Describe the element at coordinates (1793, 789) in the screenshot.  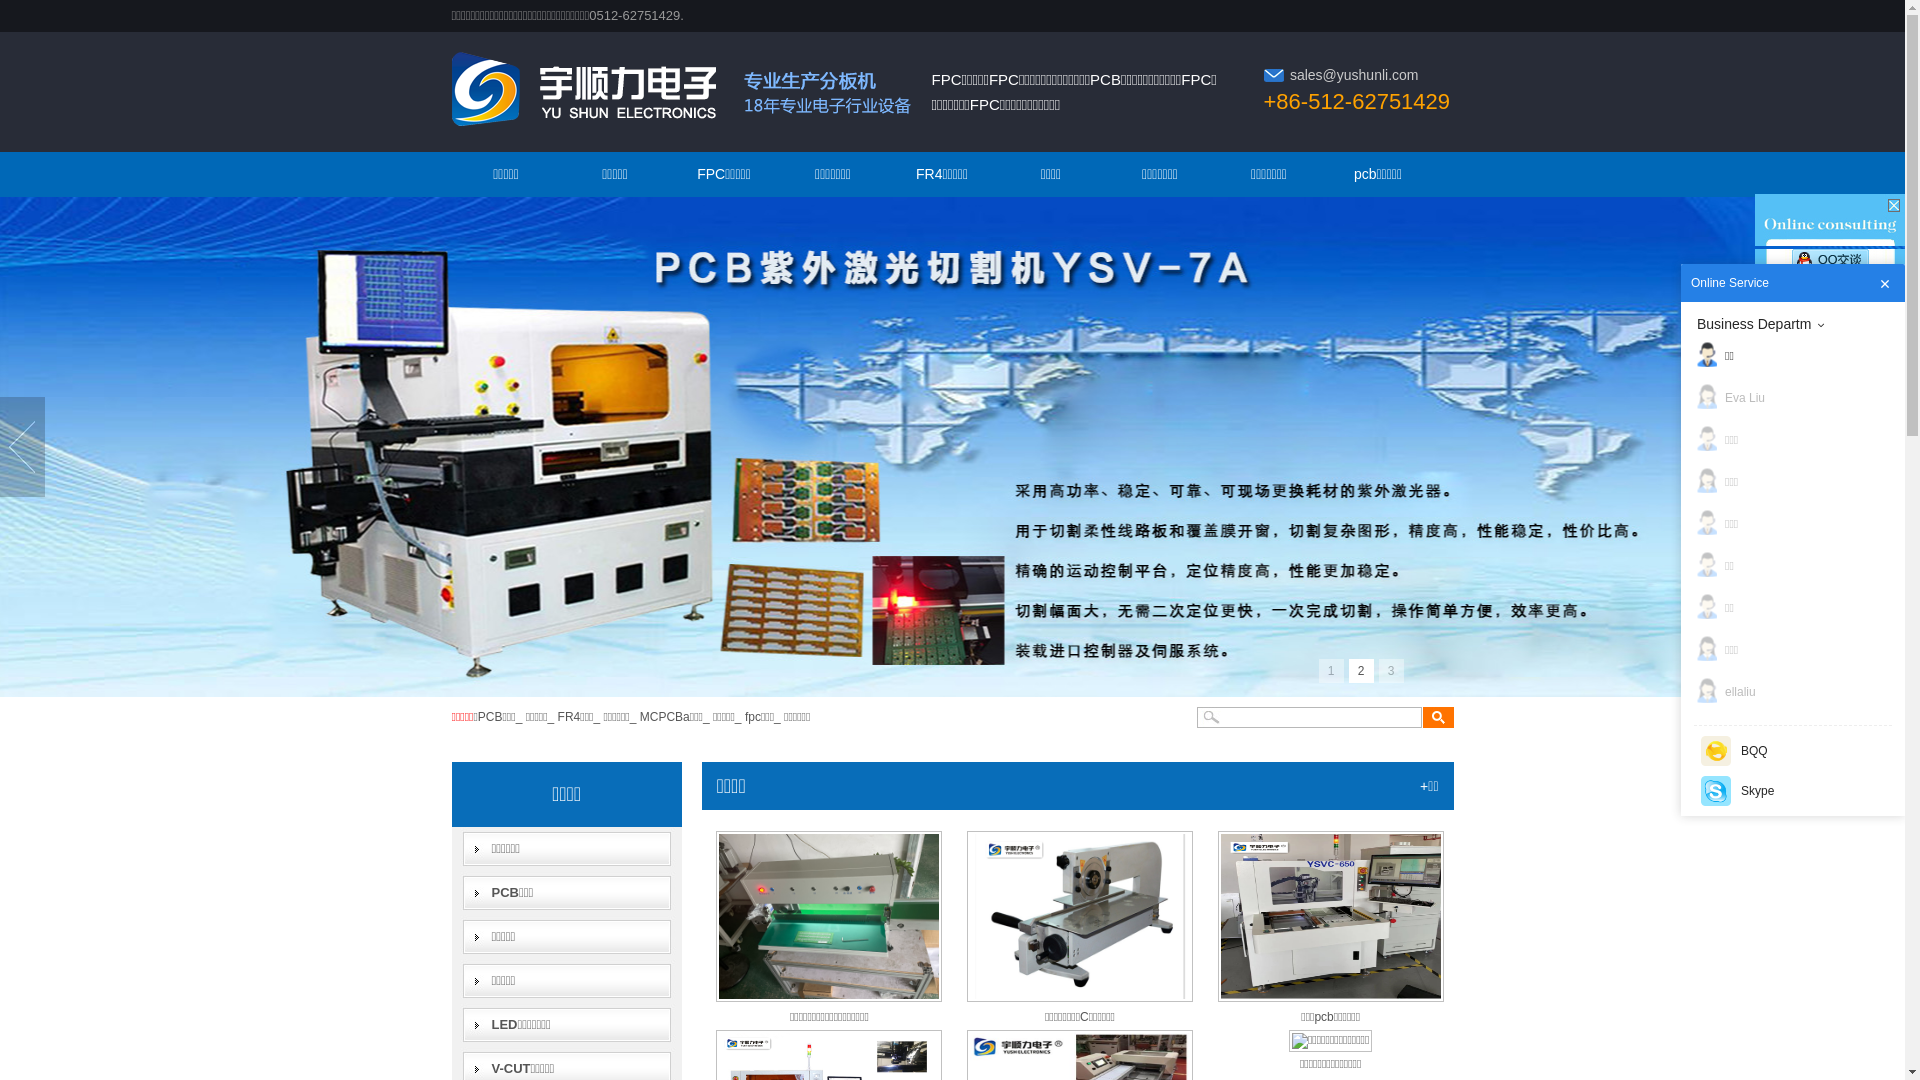
I see `'Skype'` at that location.